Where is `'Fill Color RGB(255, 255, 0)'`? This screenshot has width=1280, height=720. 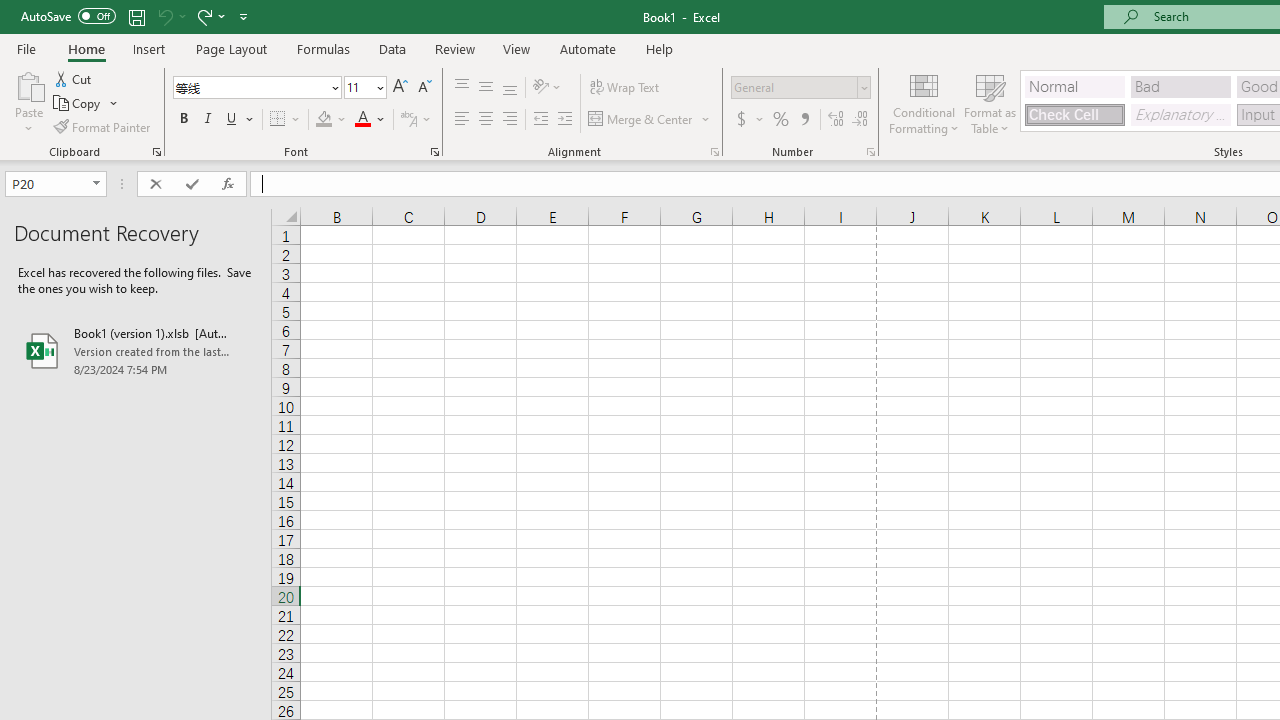 'Fill Color RGB(255, 255, 0)' is located at coordinates (324, 119).